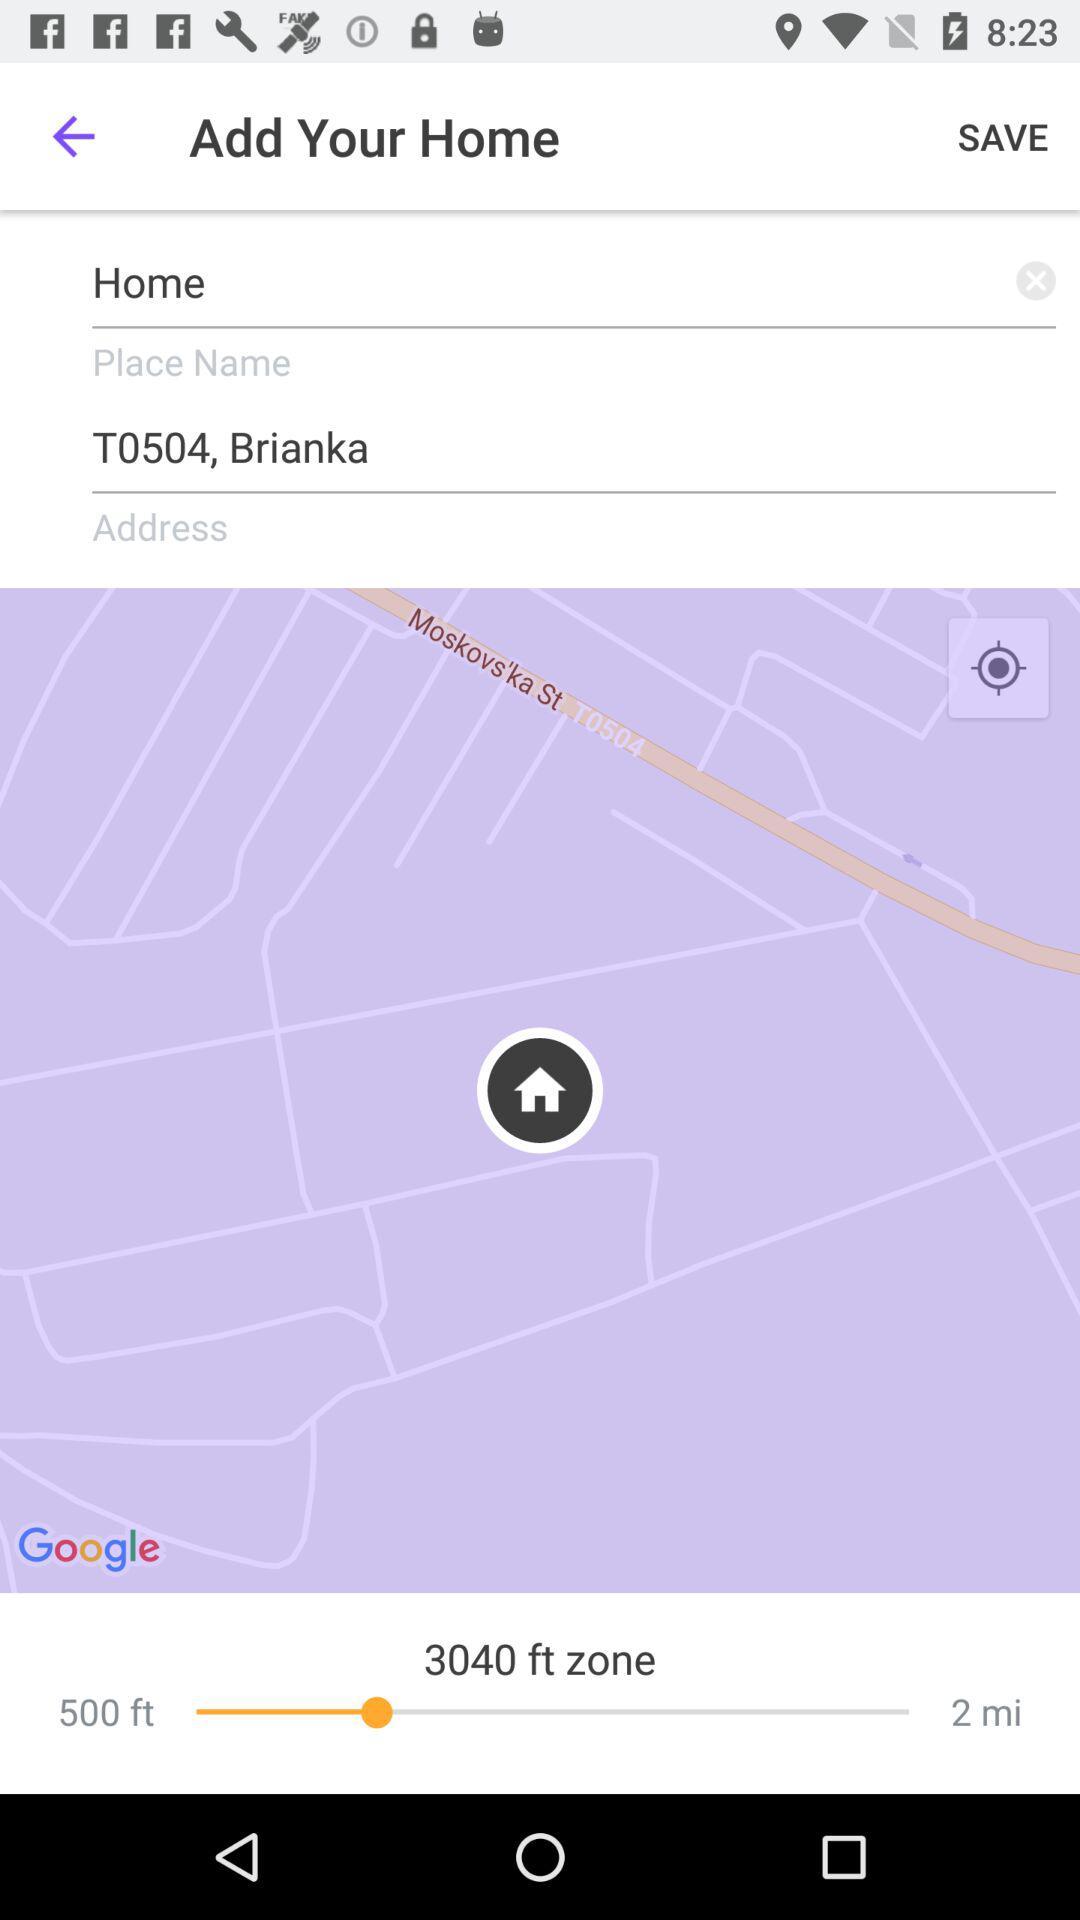 Image resolution: width=1080 pixels, height=1920 pixels. What do you see at coordinates (72, 135) in the screenshot?
I see `the item above home` at bounding box center [72, 135].